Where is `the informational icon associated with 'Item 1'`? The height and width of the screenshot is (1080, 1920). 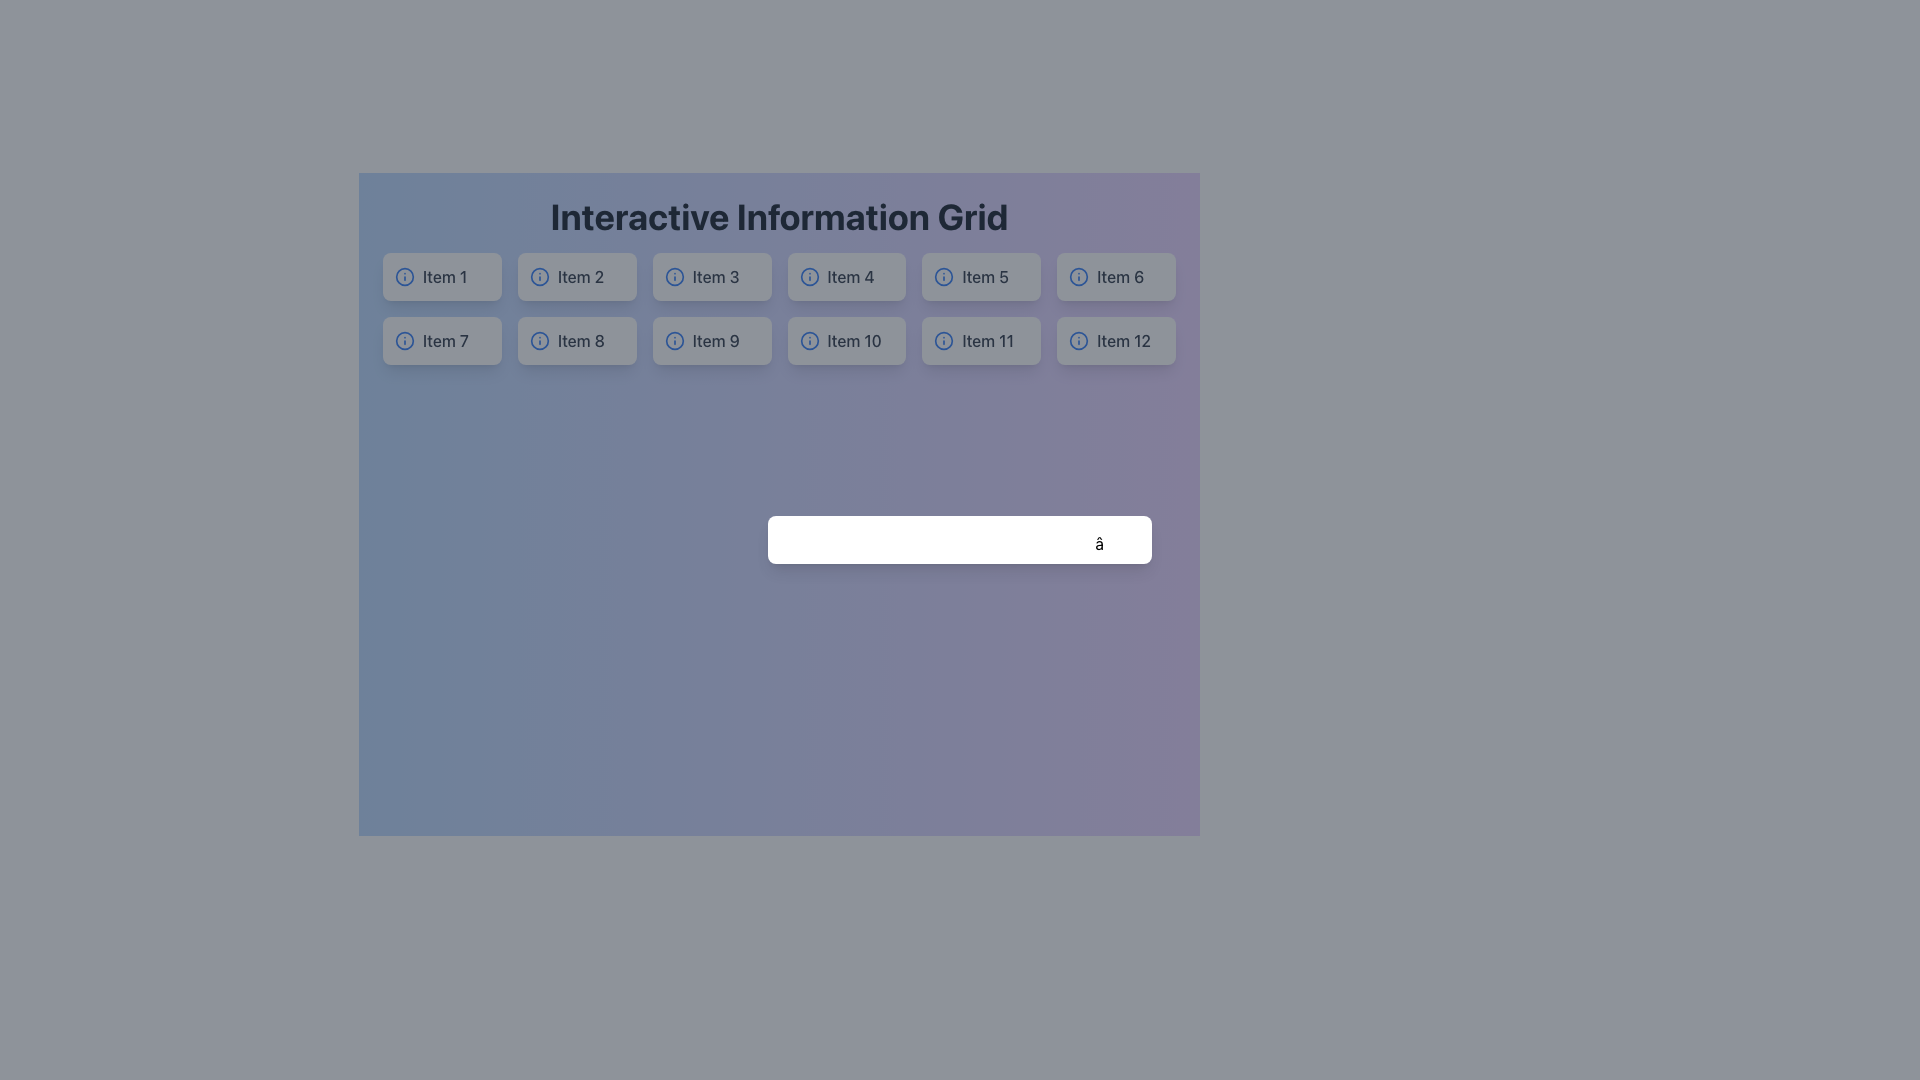
the informational icon associated with 'Item 1' is located at coordinates (440, 277).